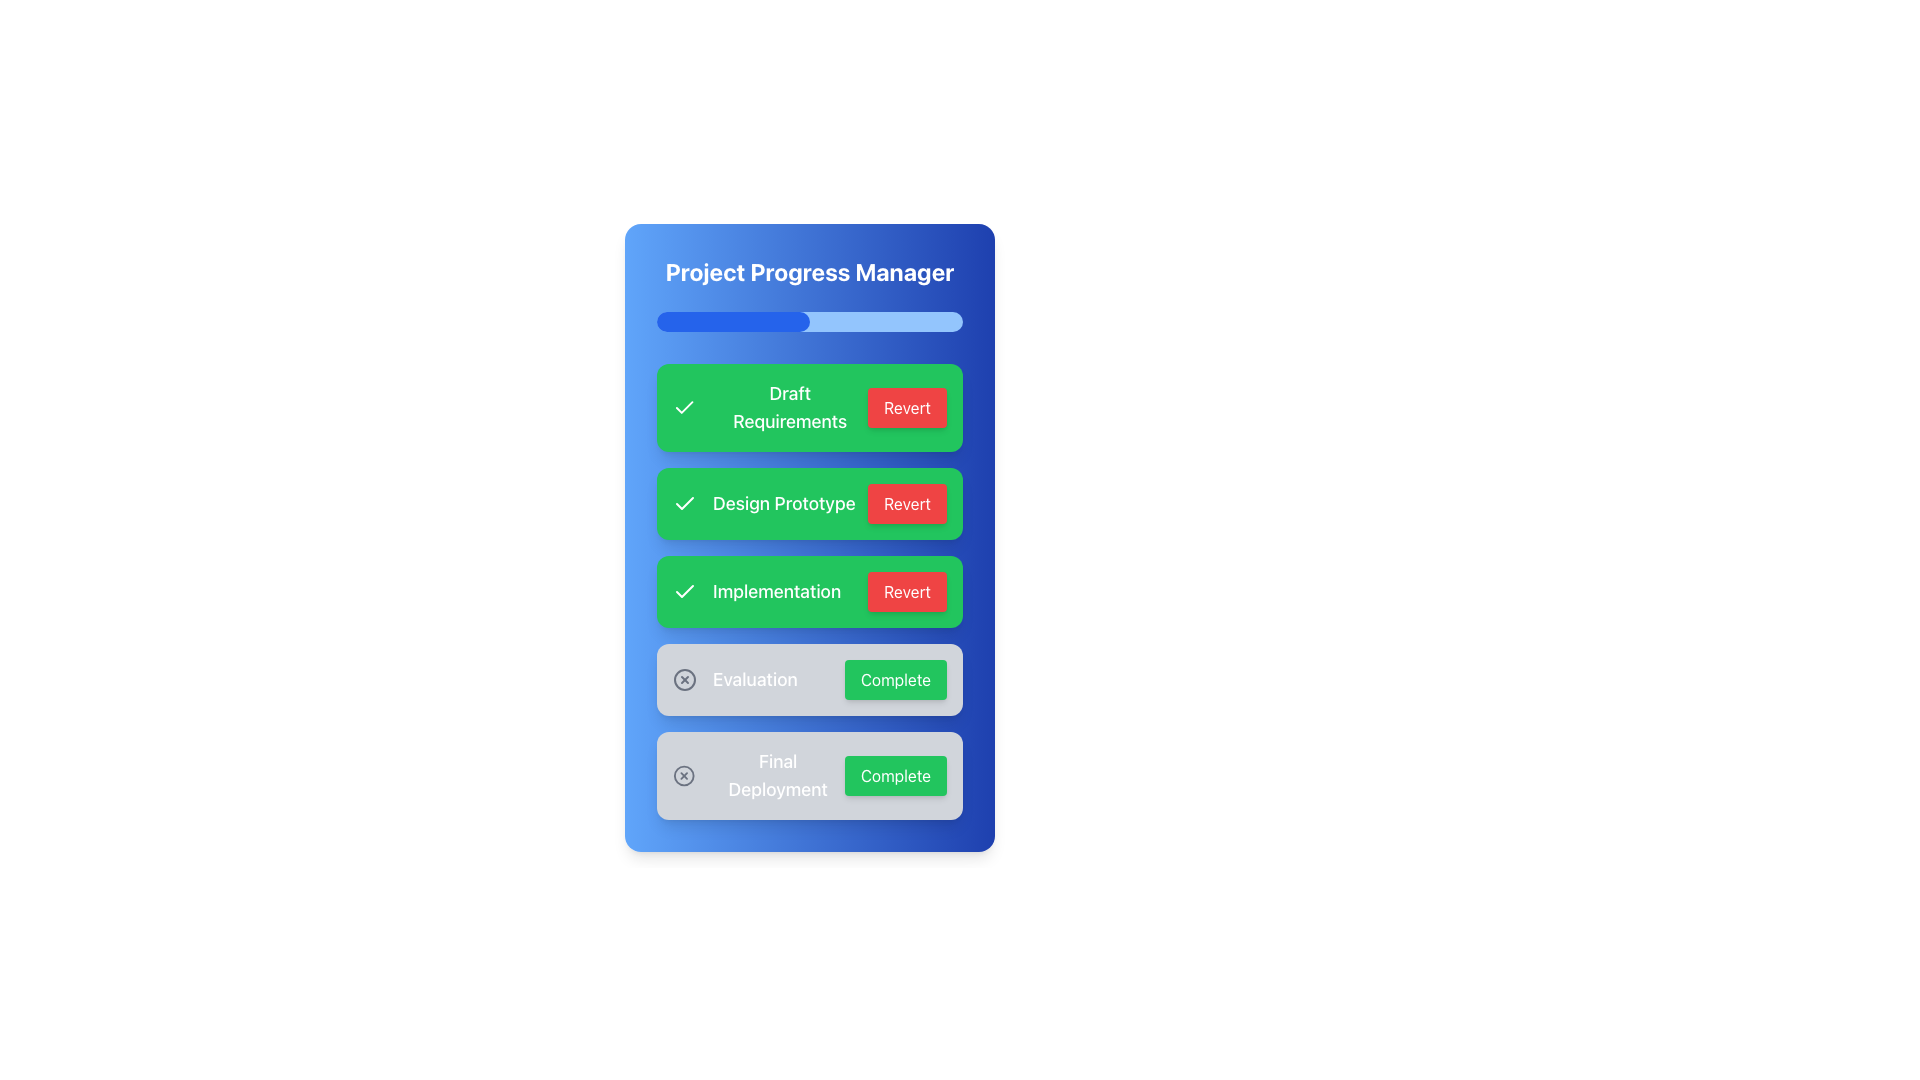  Describe the element at coordinates (684, 774) in the screenshot. I see `the icon located in the bottom section of the interface, to the left of the 'Final Deployment' text, to interact with it` at that location.